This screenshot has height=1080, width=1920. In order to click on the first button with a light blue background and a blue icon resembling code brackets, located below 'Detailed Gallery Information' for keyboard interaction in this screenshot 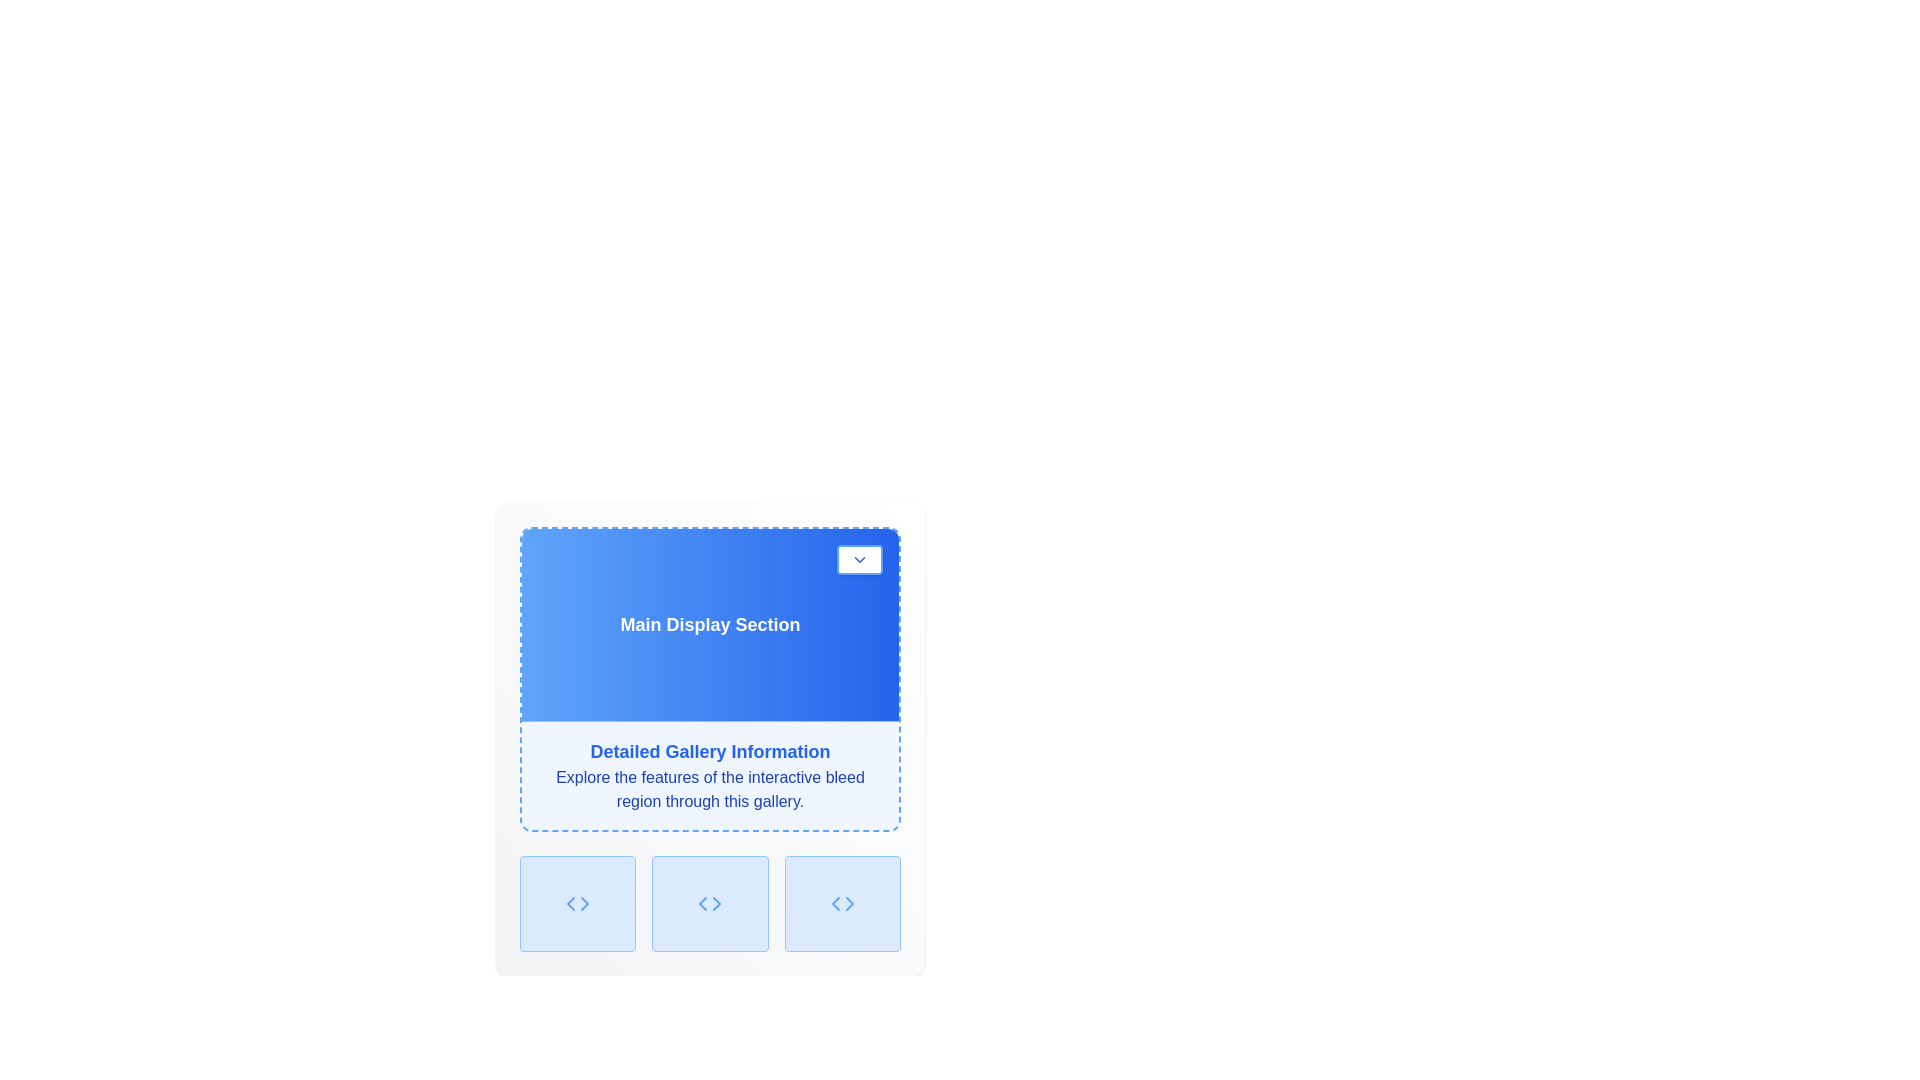, I will do `click(577, 903)`.